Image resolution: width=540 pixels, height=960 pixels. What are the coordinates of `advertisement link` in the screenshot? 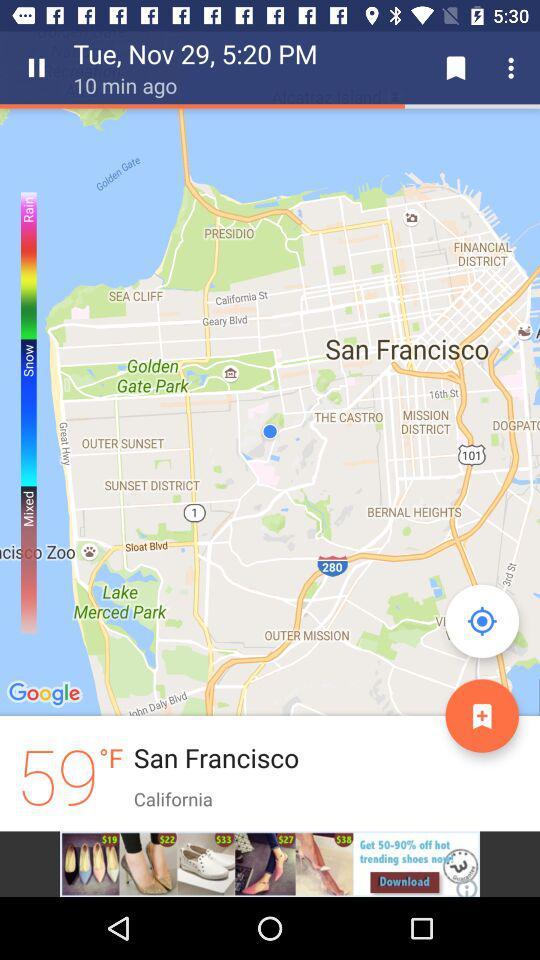 It's located at (270, 863).